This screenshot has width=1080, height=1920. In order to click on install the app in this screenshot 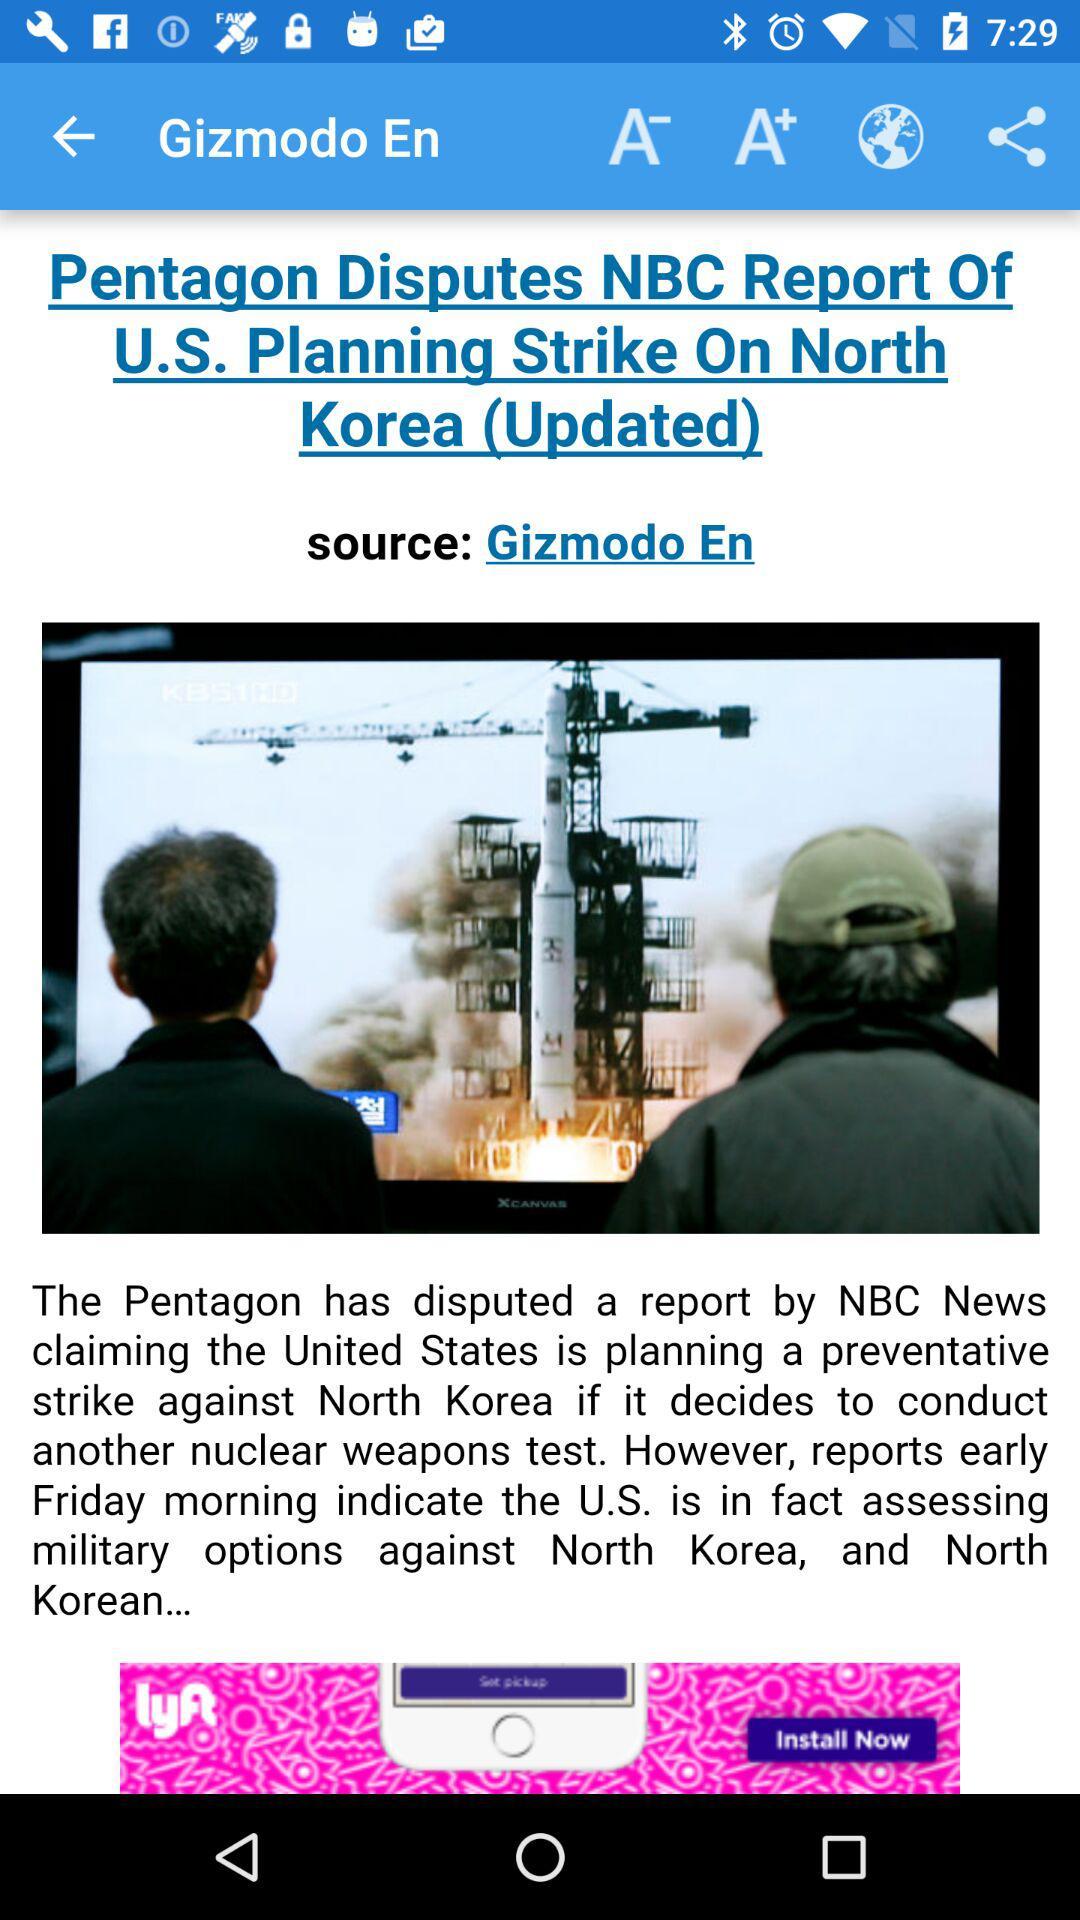, I will do `click(540, 1727)`.